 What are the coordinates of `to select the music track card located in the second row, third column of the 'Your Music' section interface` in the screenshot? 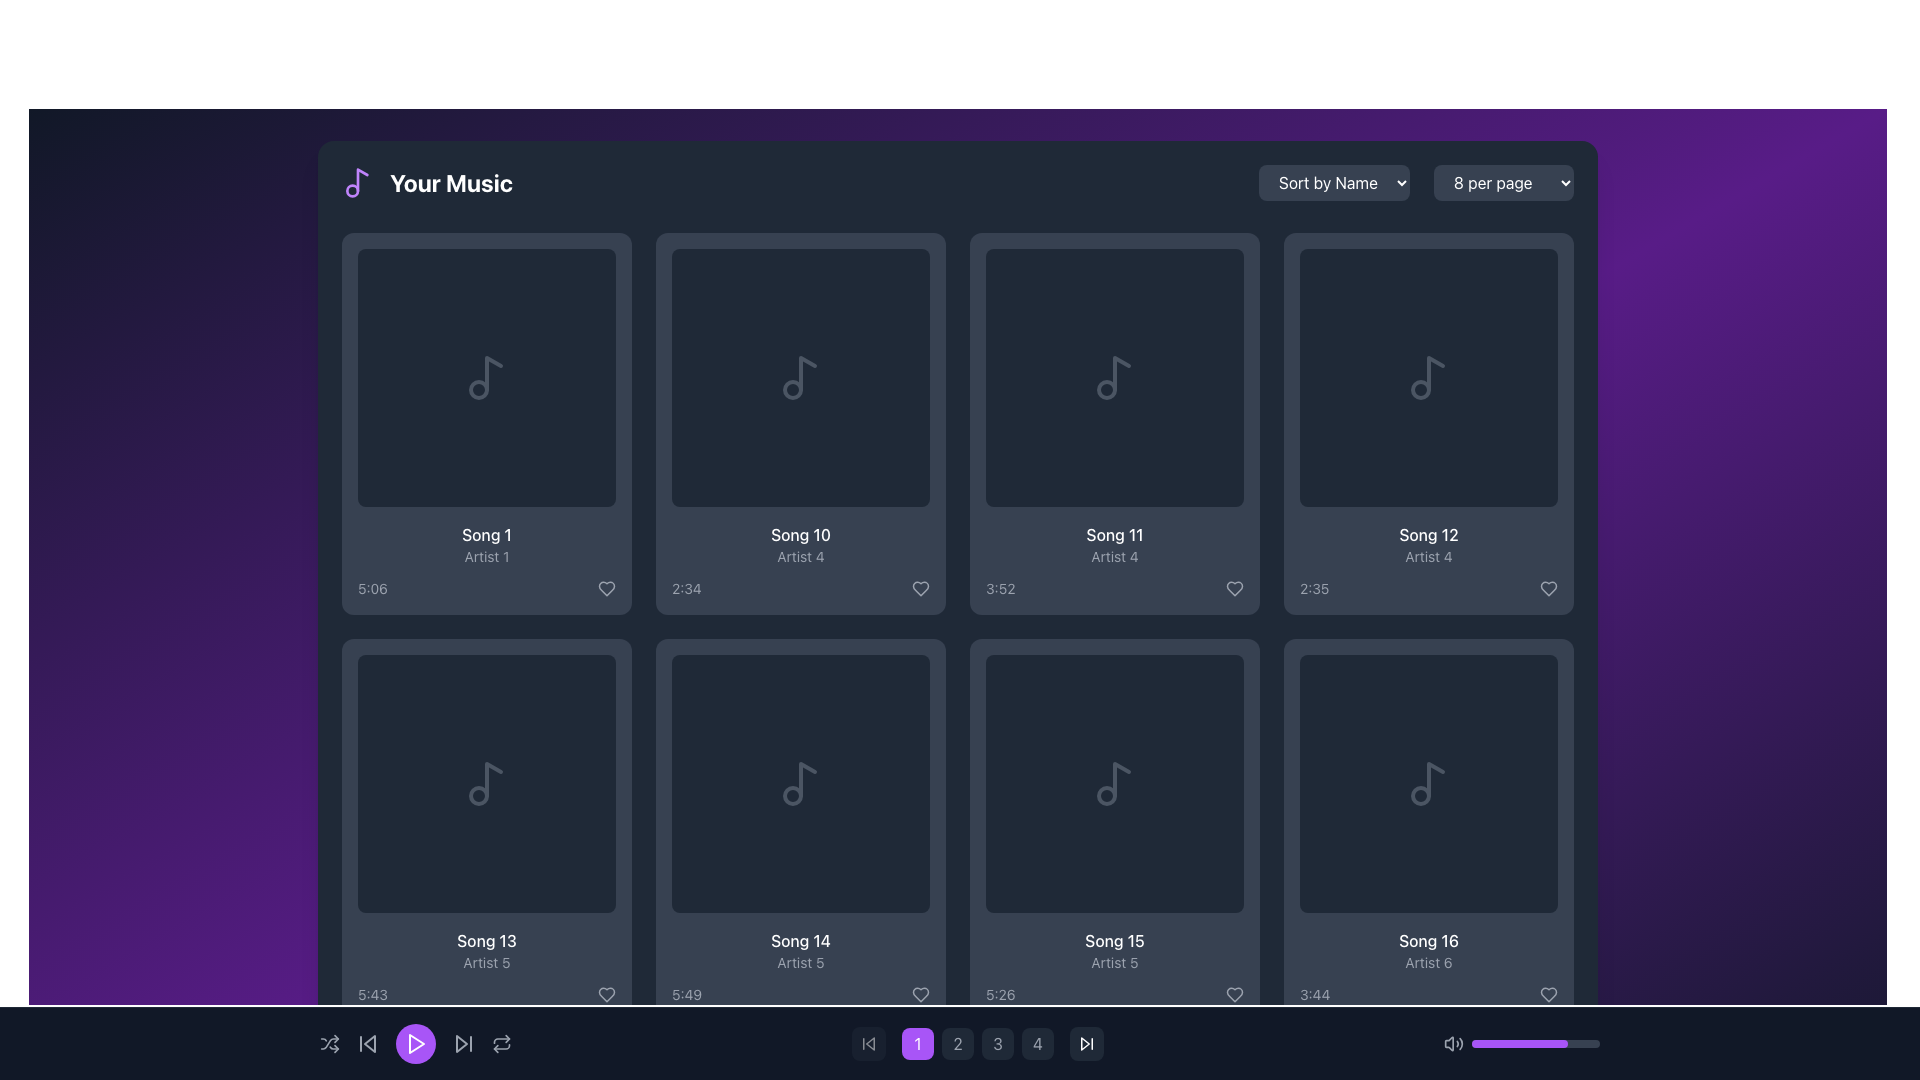 It's located at (1113, 829).